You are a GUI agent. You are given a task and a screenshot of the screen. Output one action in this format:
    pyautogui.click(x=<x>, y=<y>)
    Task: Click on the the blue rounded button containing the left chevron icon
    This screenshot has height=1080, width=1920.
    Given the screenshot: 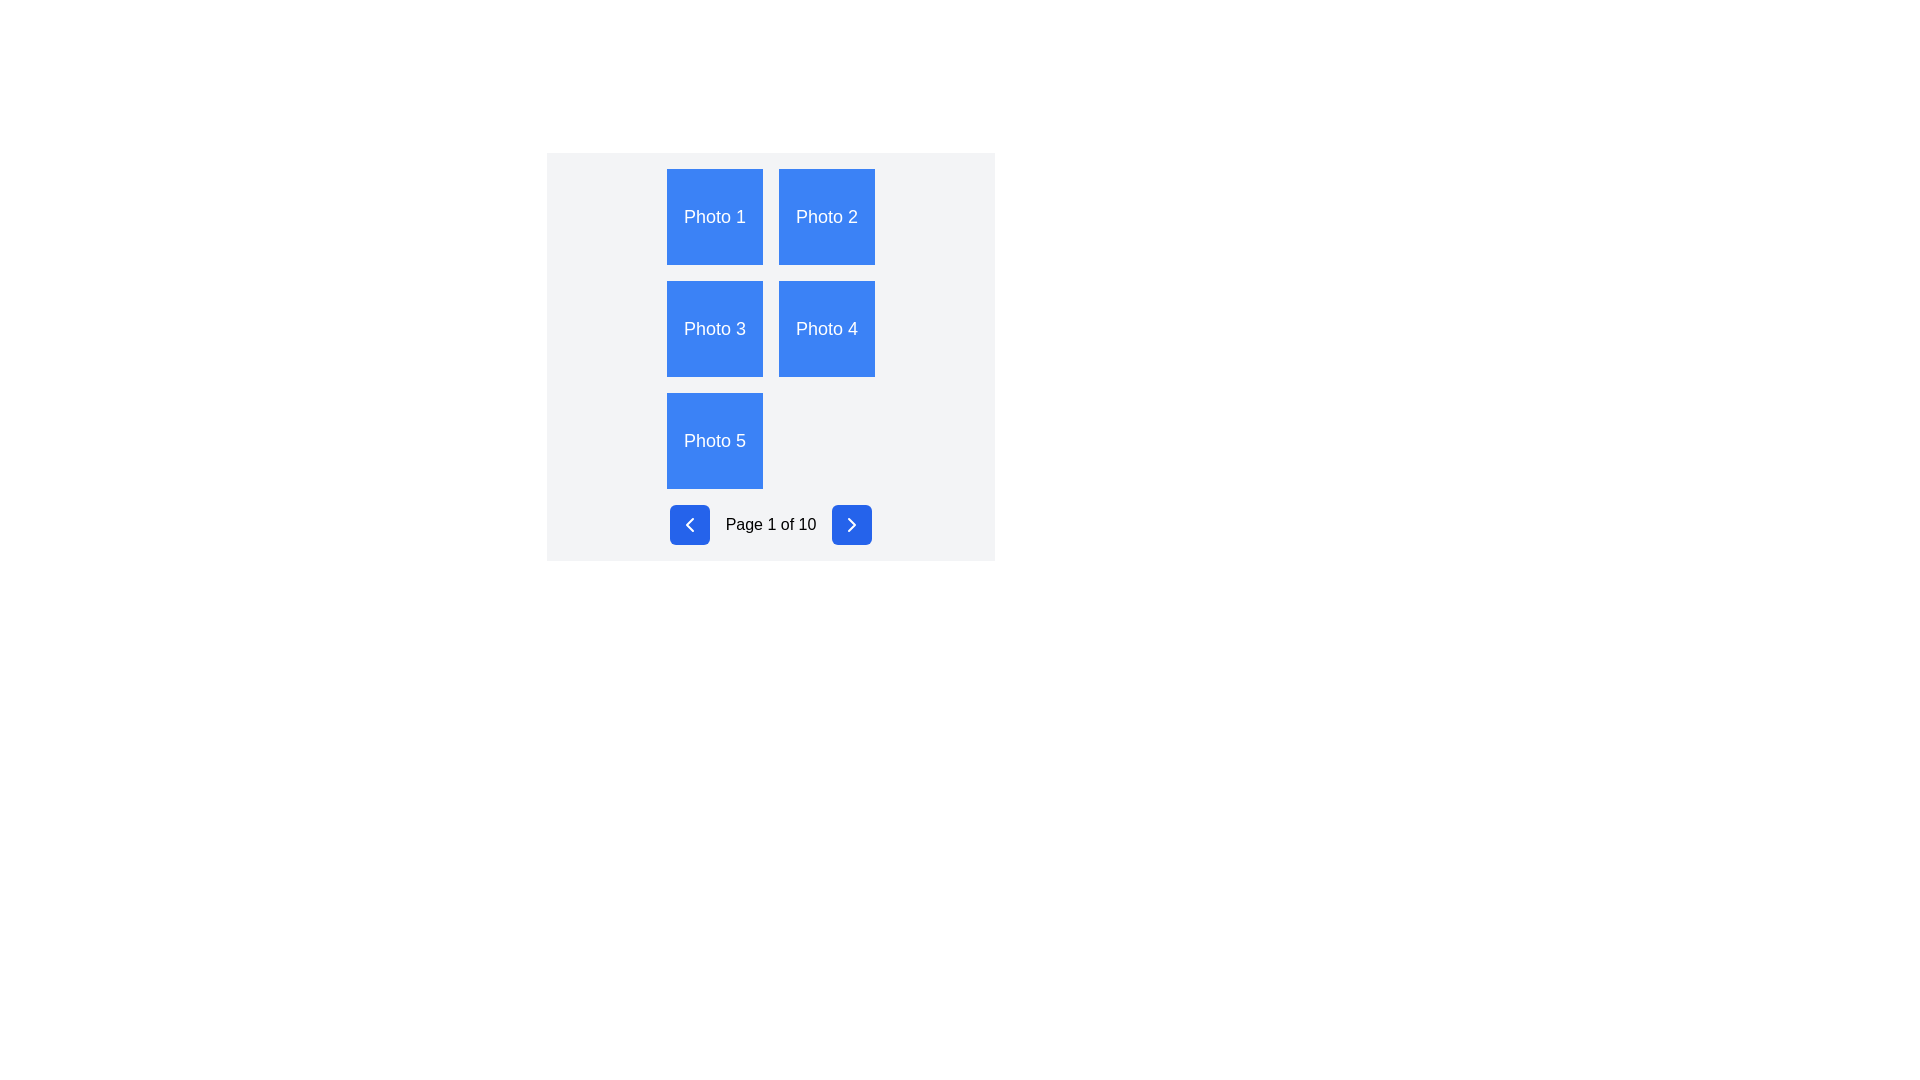 What is the action you would take?
    pyautogui.click(x=689, y=523)
    